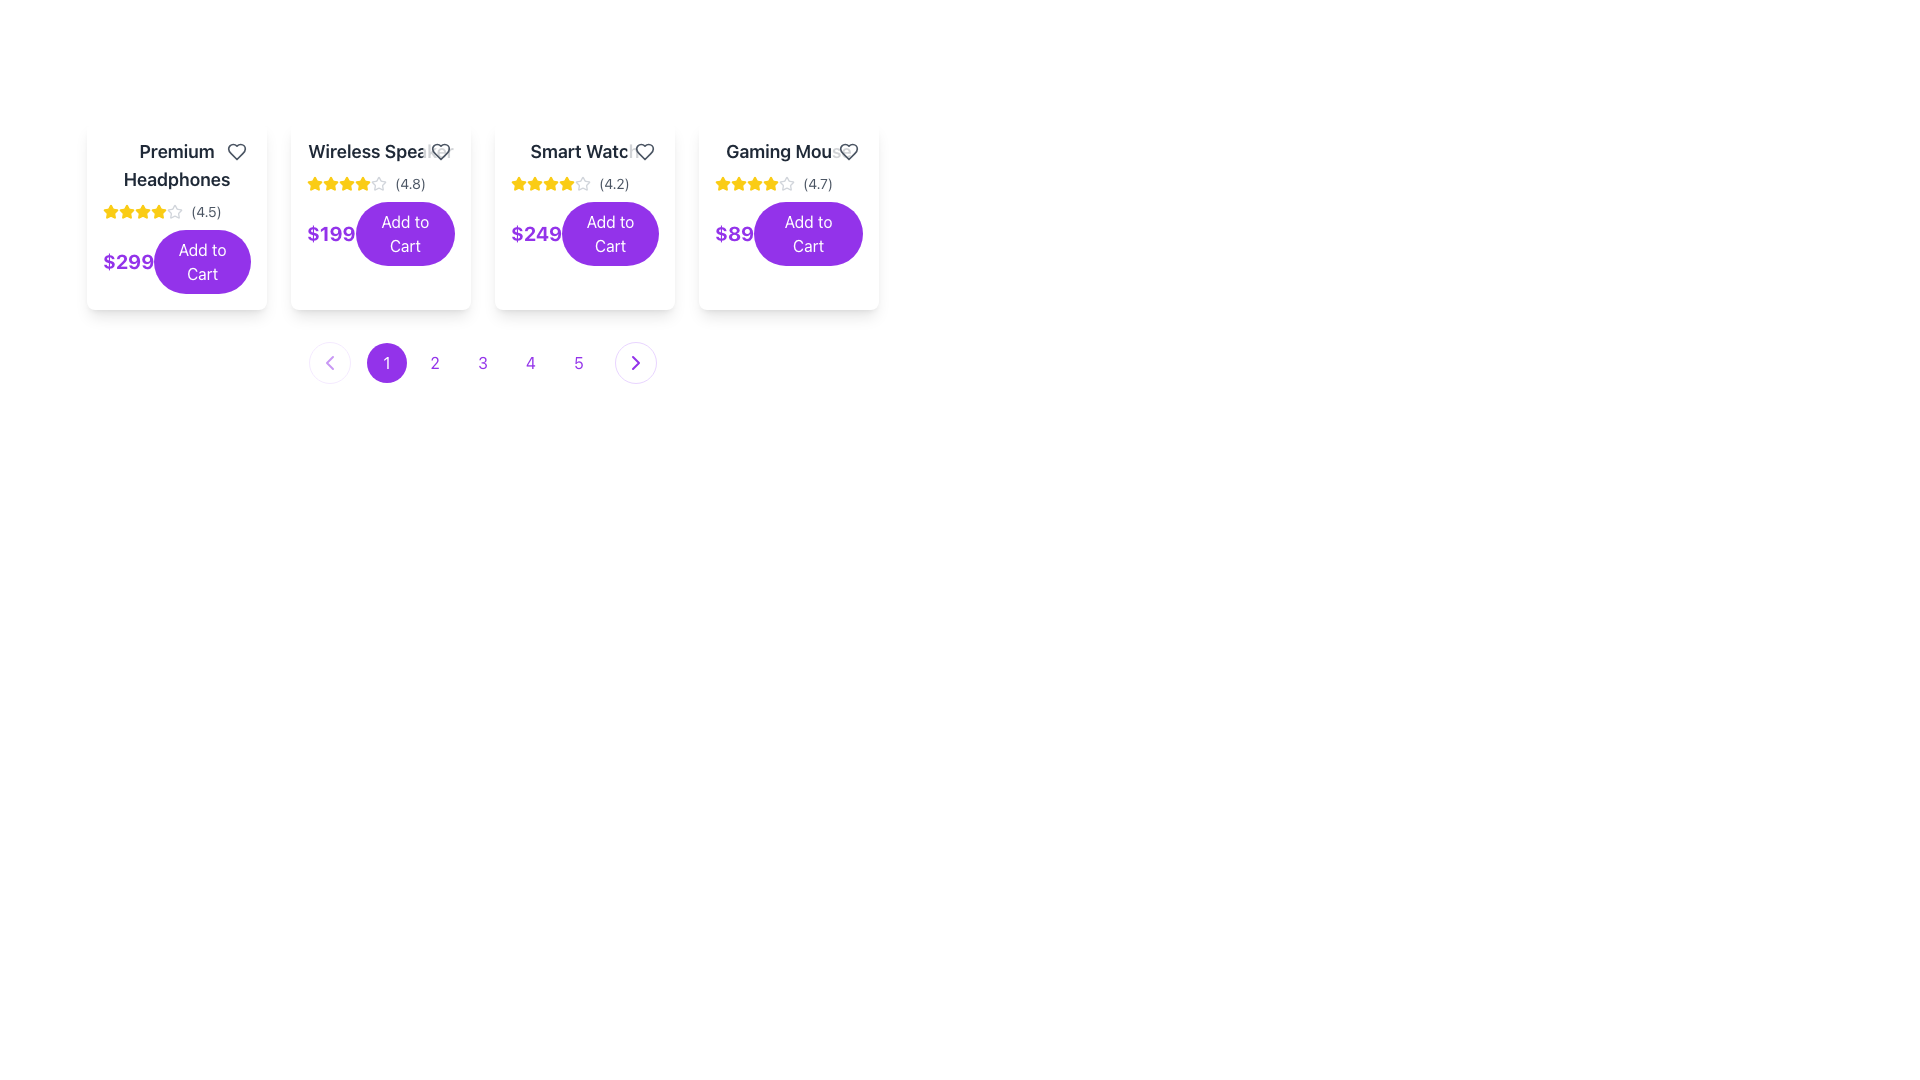 This screenshot has height=1080, width=1920. Describe the element at coordinates (379, 184) in the screenshot. I see `the 5th star icon in the star rating system of the 'Wireless Speaker' product card, which is a gray hollow star icon positioned at the end of the row of five stars` at that location.